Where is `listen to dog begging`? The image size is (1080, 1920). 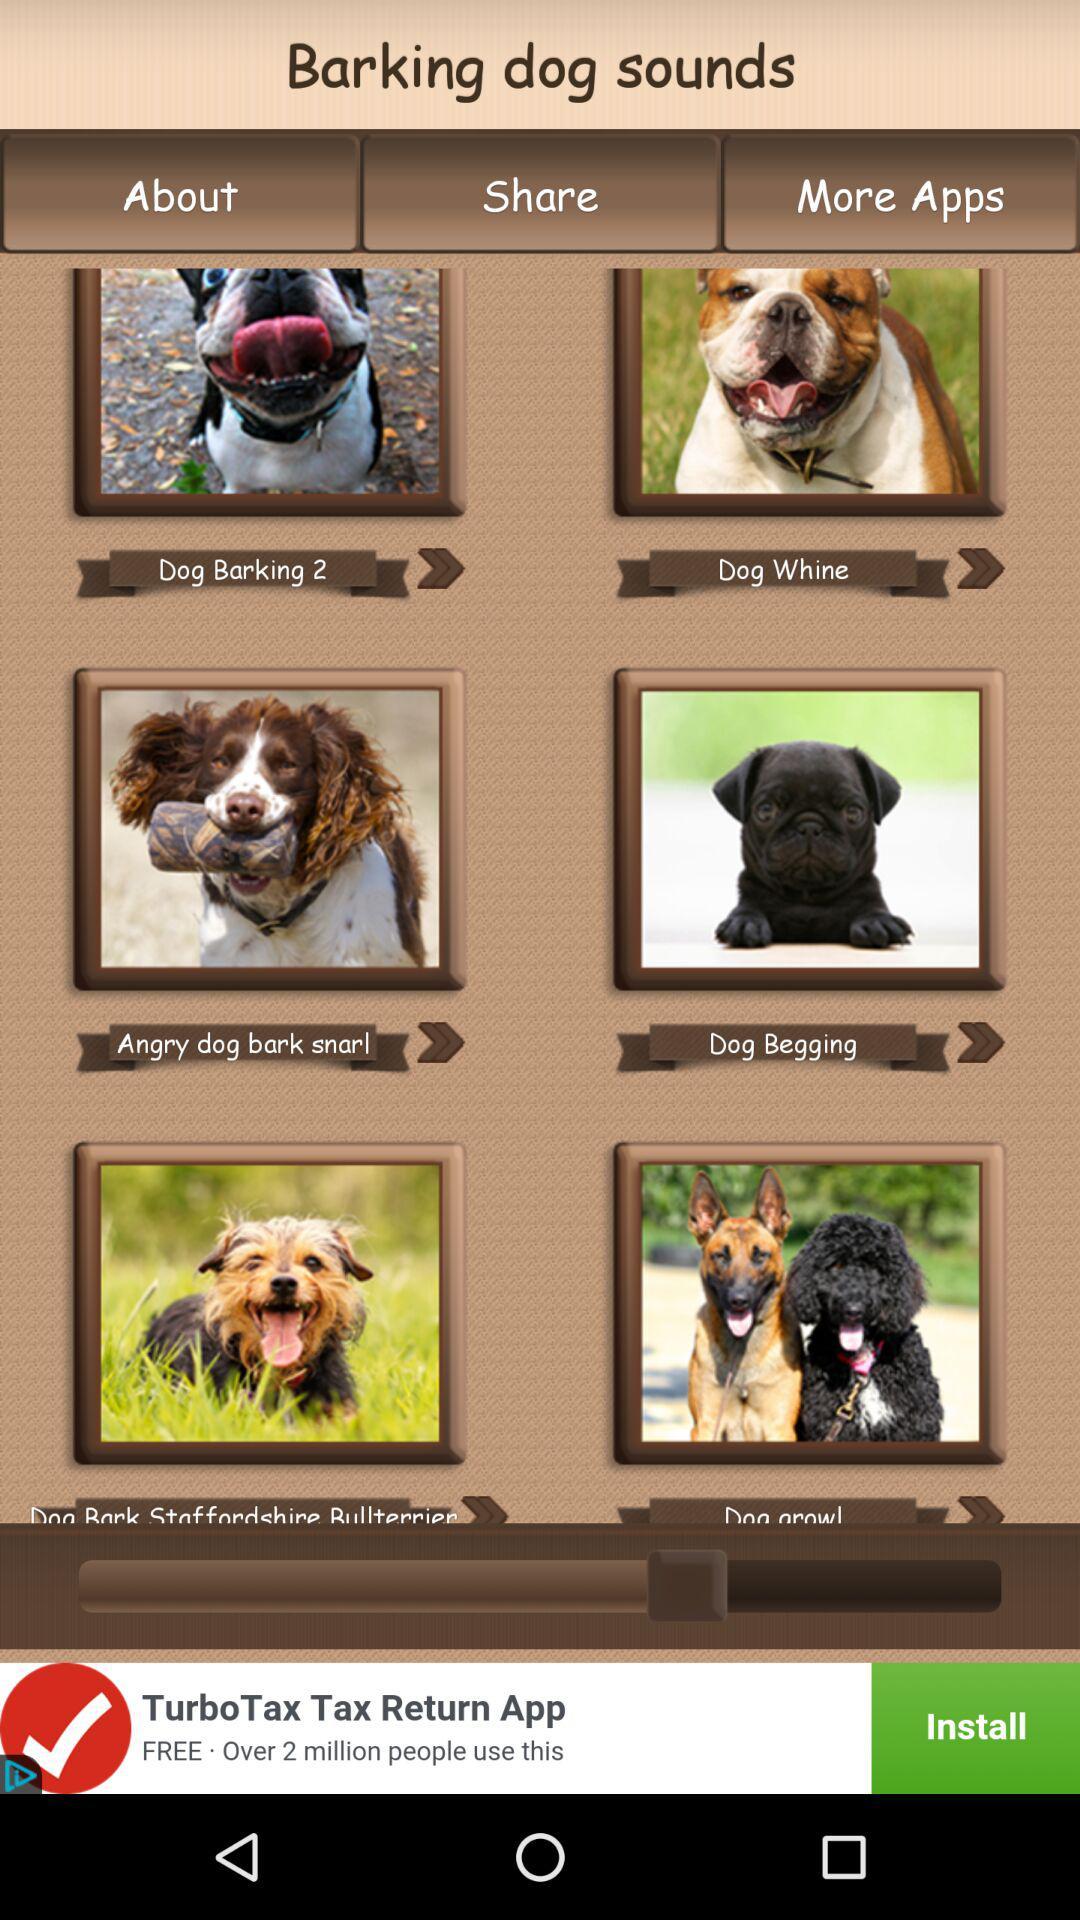 listen to dog begging is located at coordinates (979, 1041).